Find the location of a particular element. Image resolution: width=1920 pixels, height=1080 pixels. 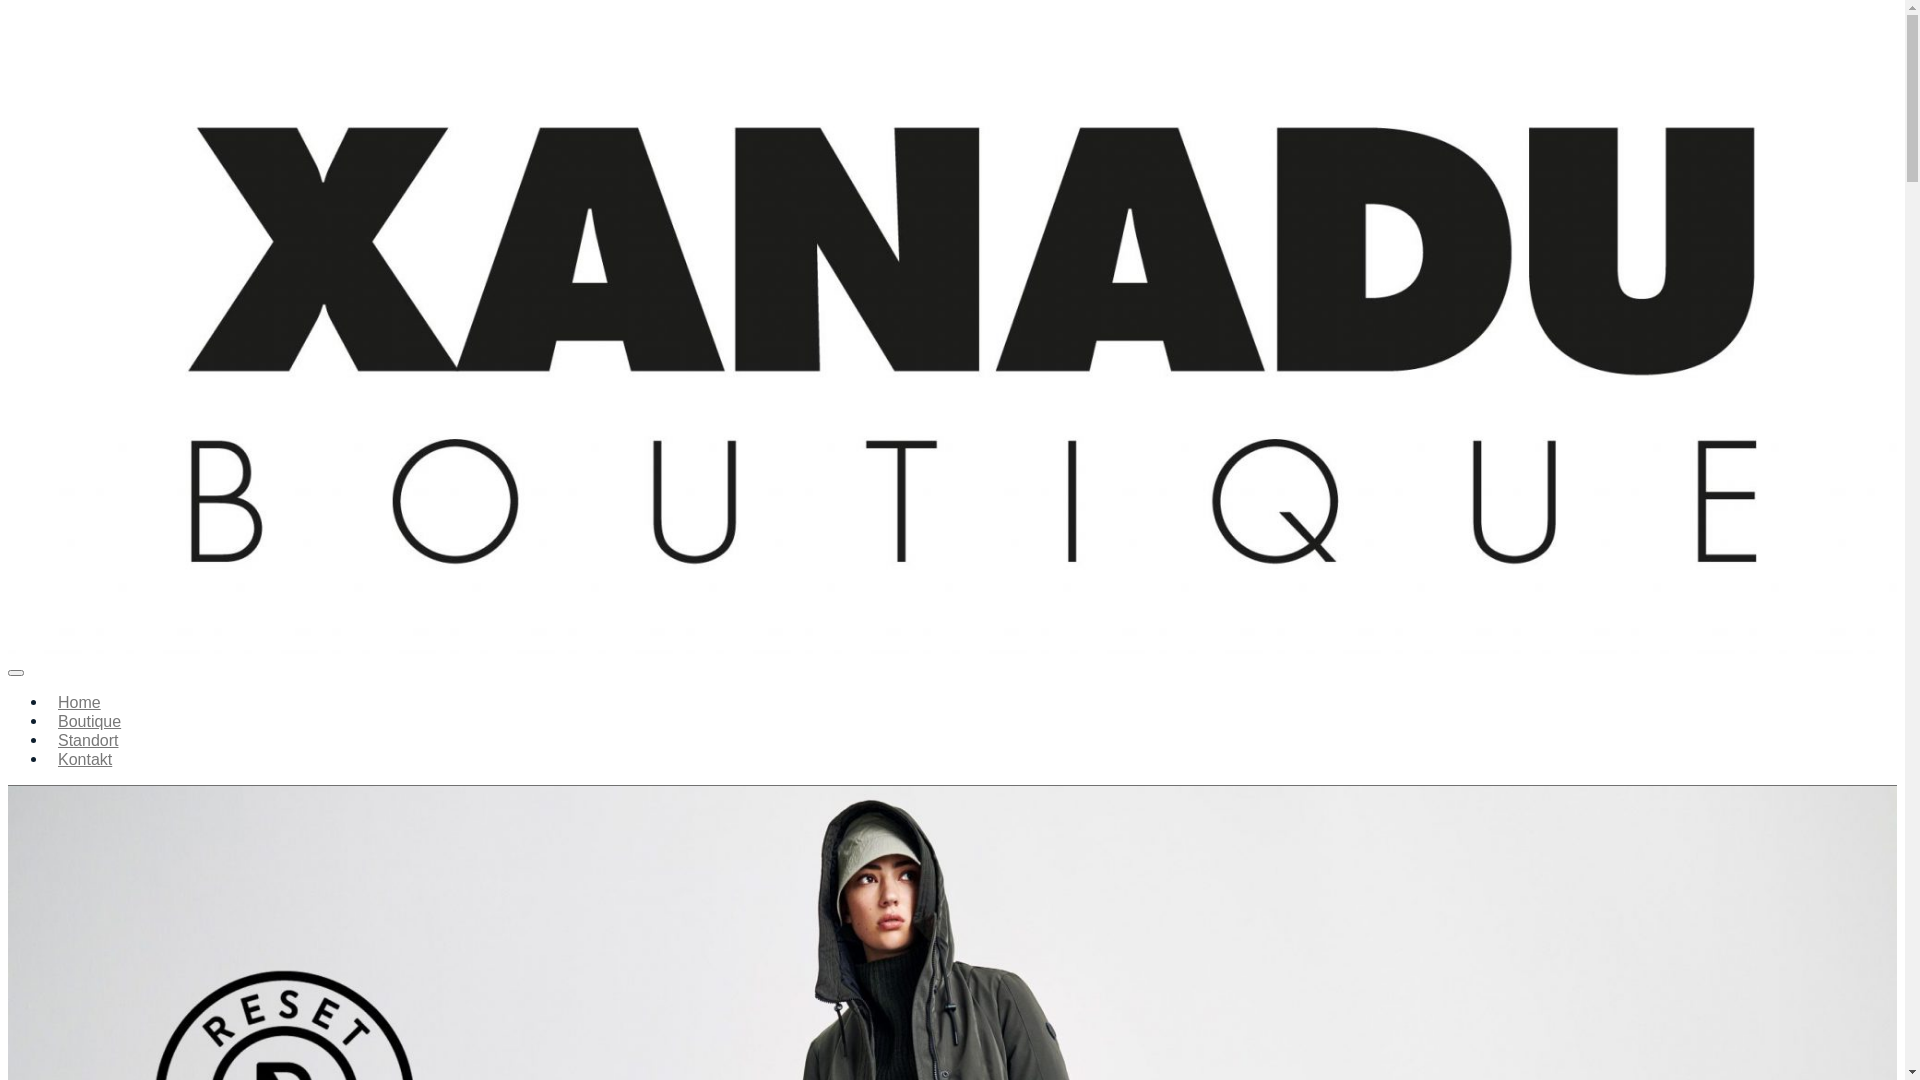

'Home' is located at coordinates (79, 701).